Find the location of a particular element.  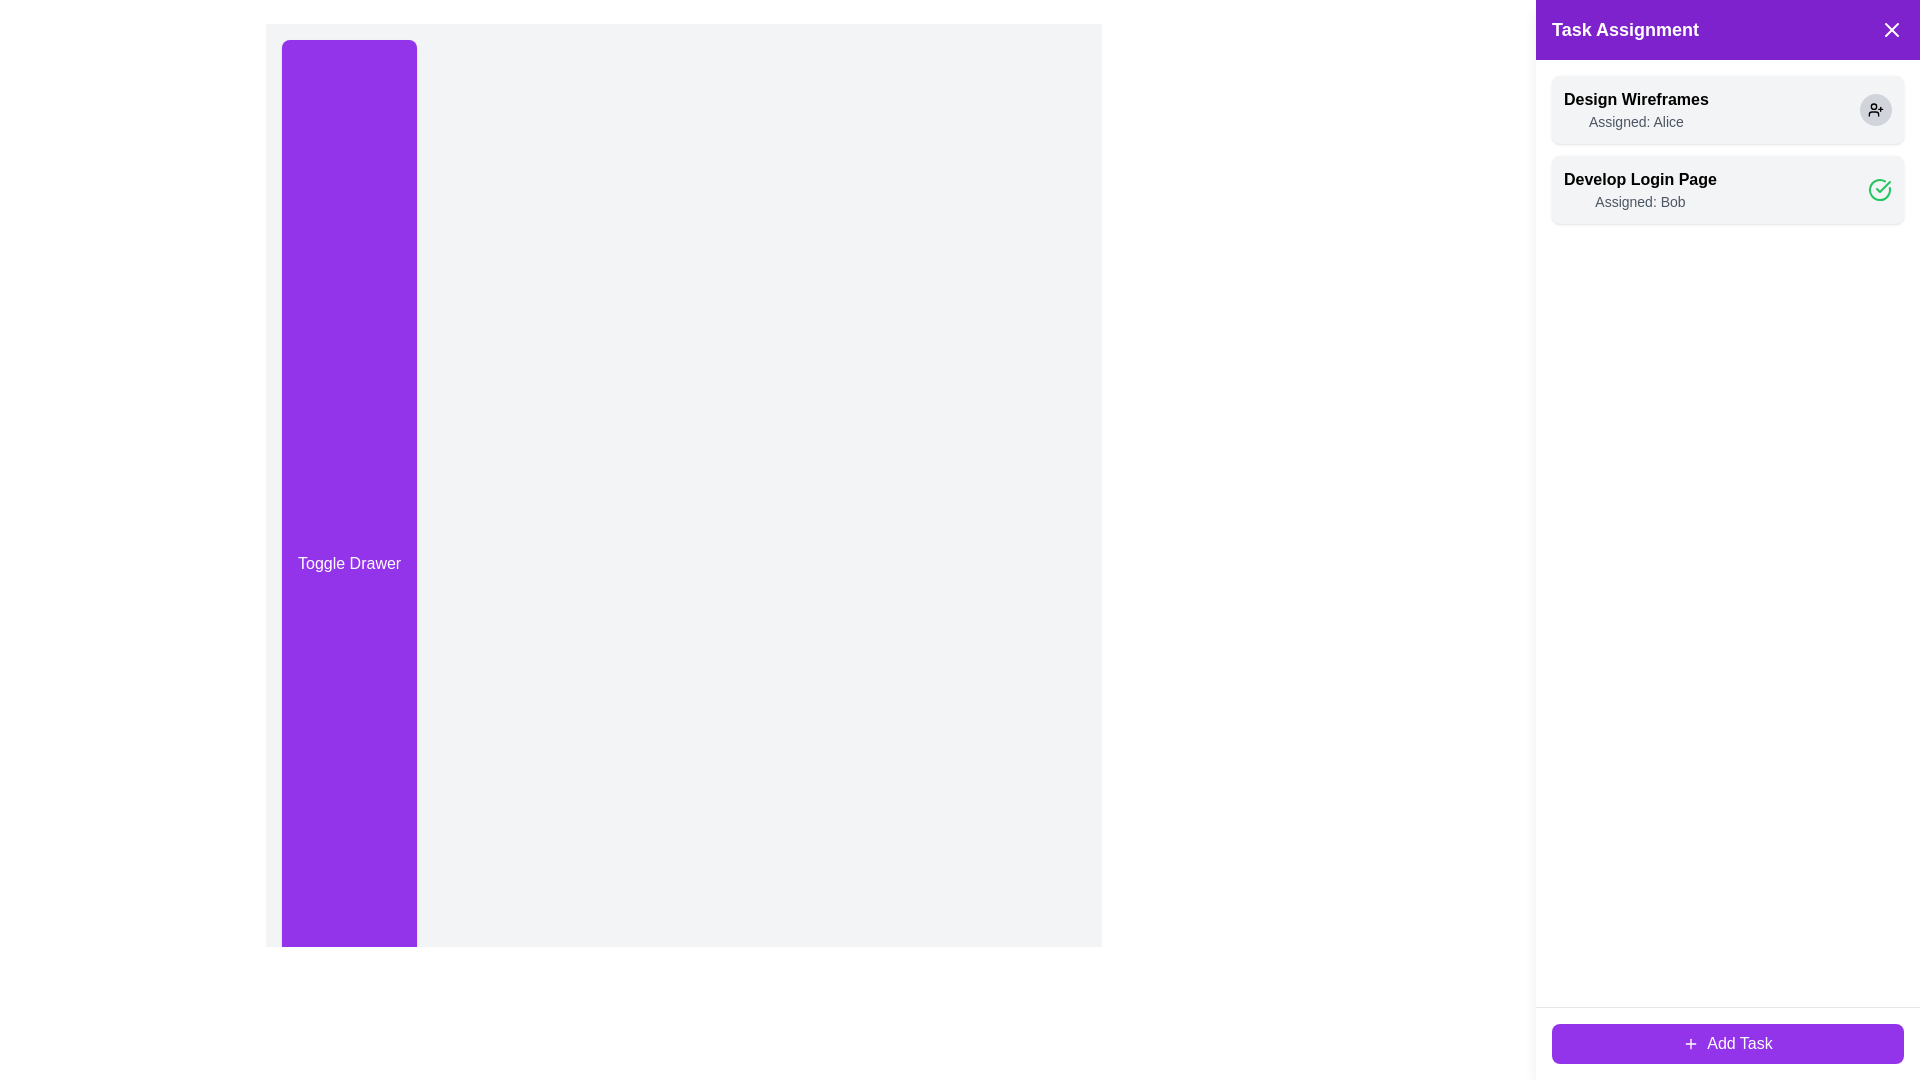

the close button located in the top-right corner of the 'Task Assignment' panel is located at coordinates (1890, 30).